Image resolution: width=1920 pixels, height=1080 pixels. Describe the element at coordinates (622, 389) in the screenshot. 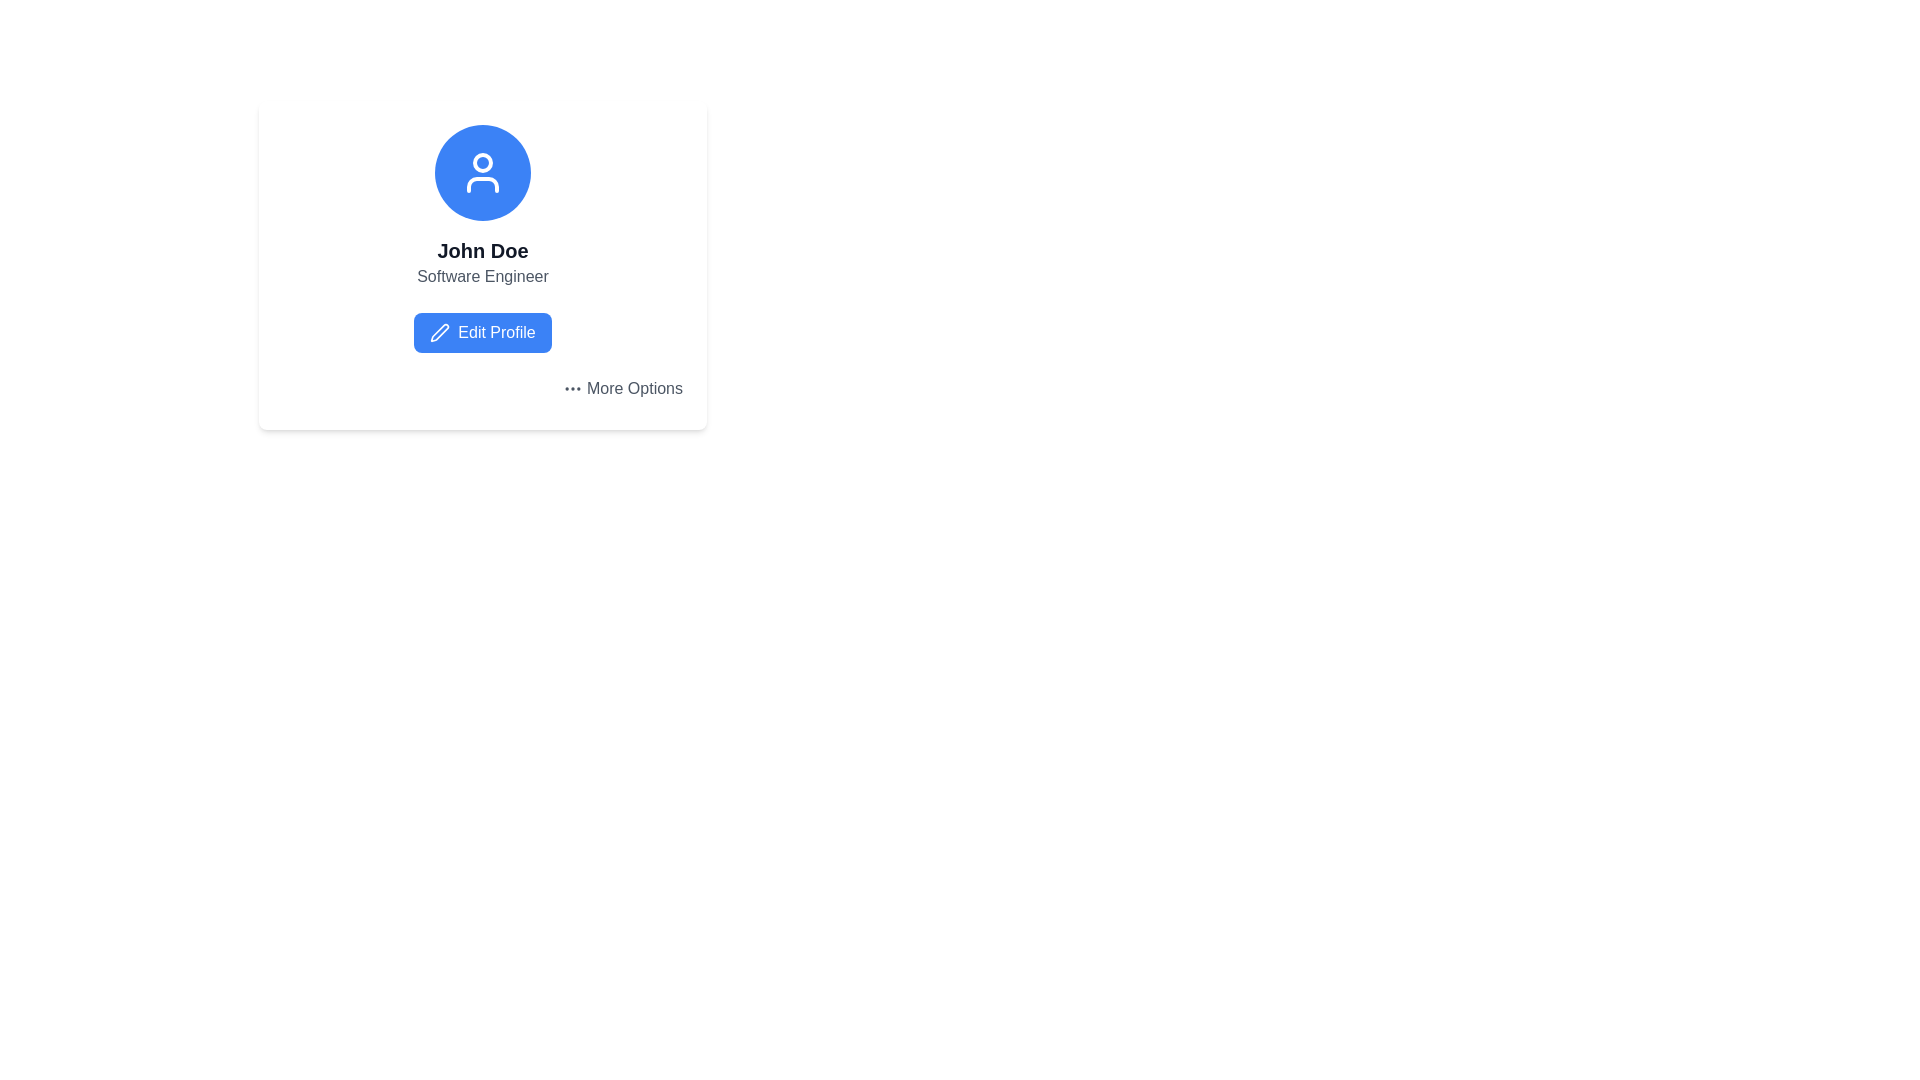

I see `the button with icon and text located at the bottom-right corner of the user profile section` at that location.